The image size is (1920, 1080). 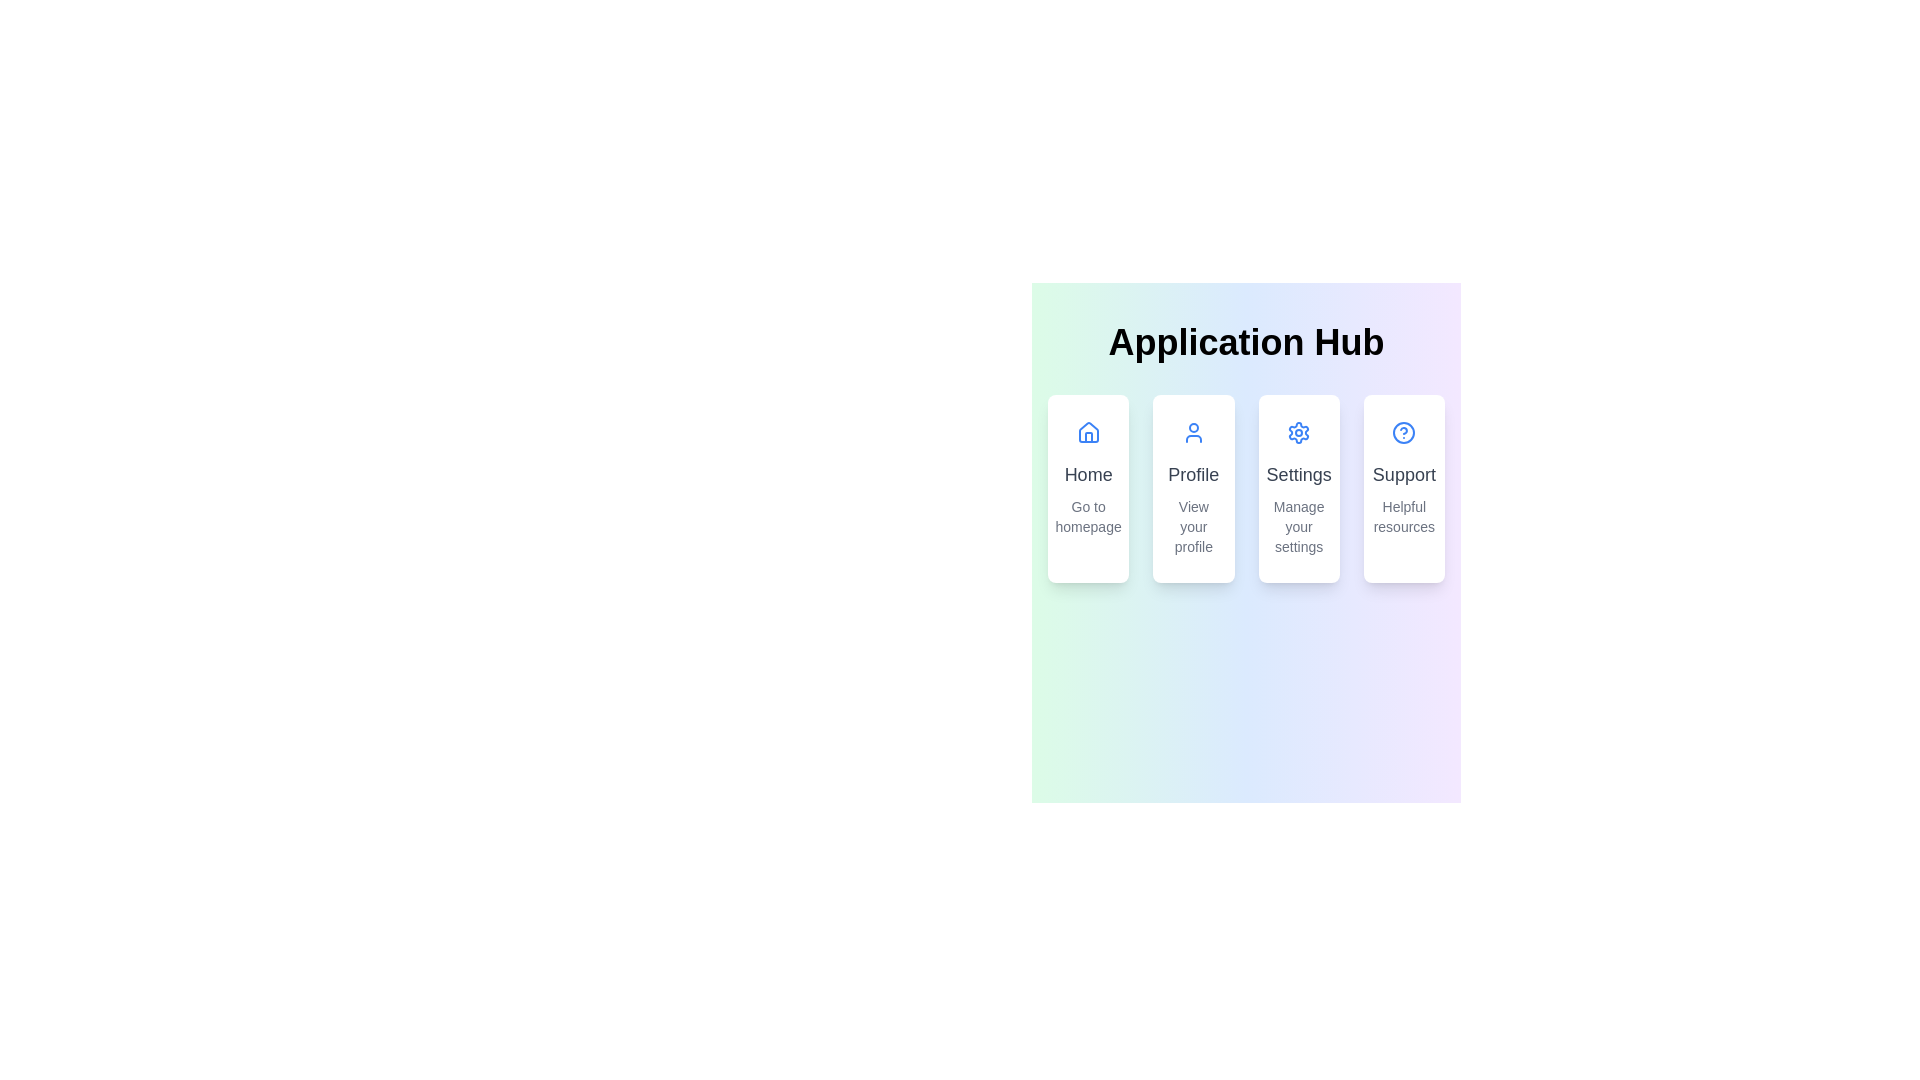 What do you see at coordinates (1087, 489) in the screenshot?
I see `the first Hyperlink Card in the 'Application Hub' grid` at bounding box center [1087, 489].